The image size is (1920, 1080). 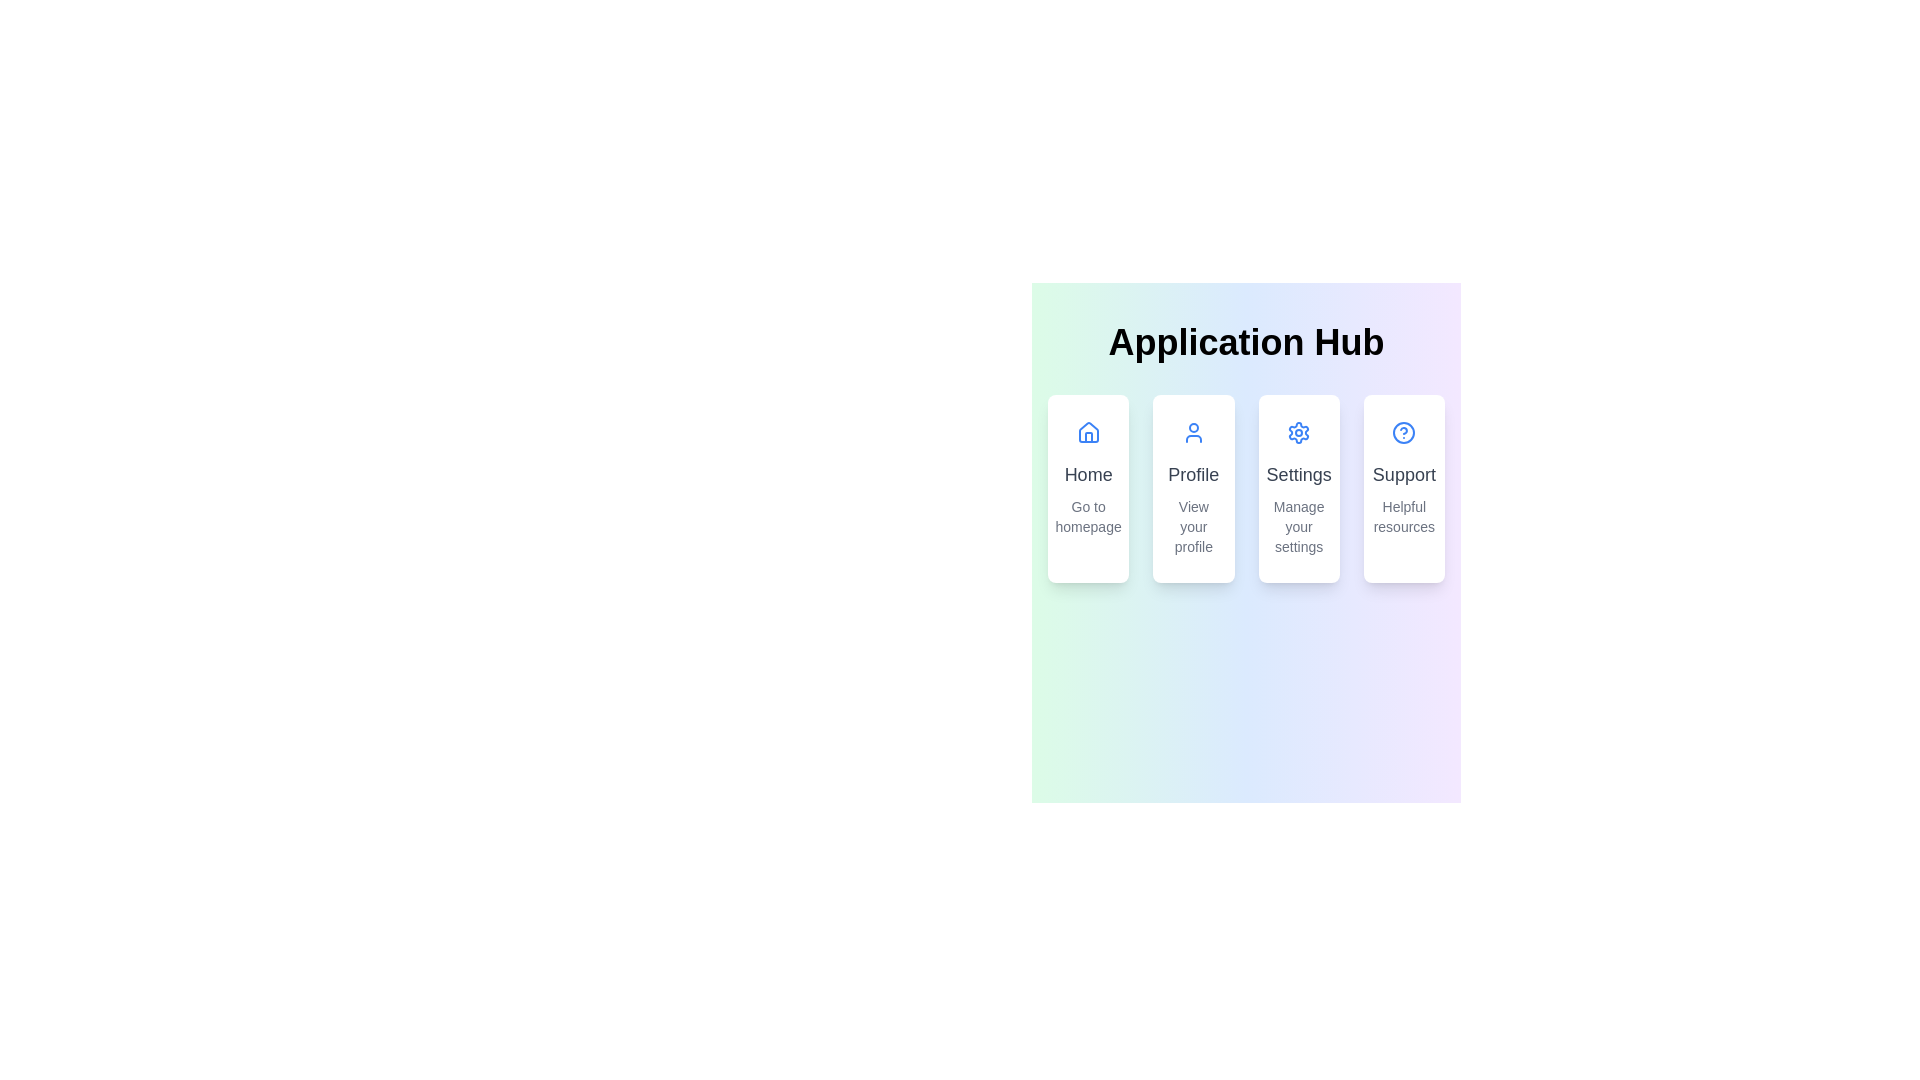 What do you see at coordinates (1087, 489) in the screenshot?
I see `the first Hyperlink Card in the 'Application Hub' grid` at bounding box center [1087, 489].